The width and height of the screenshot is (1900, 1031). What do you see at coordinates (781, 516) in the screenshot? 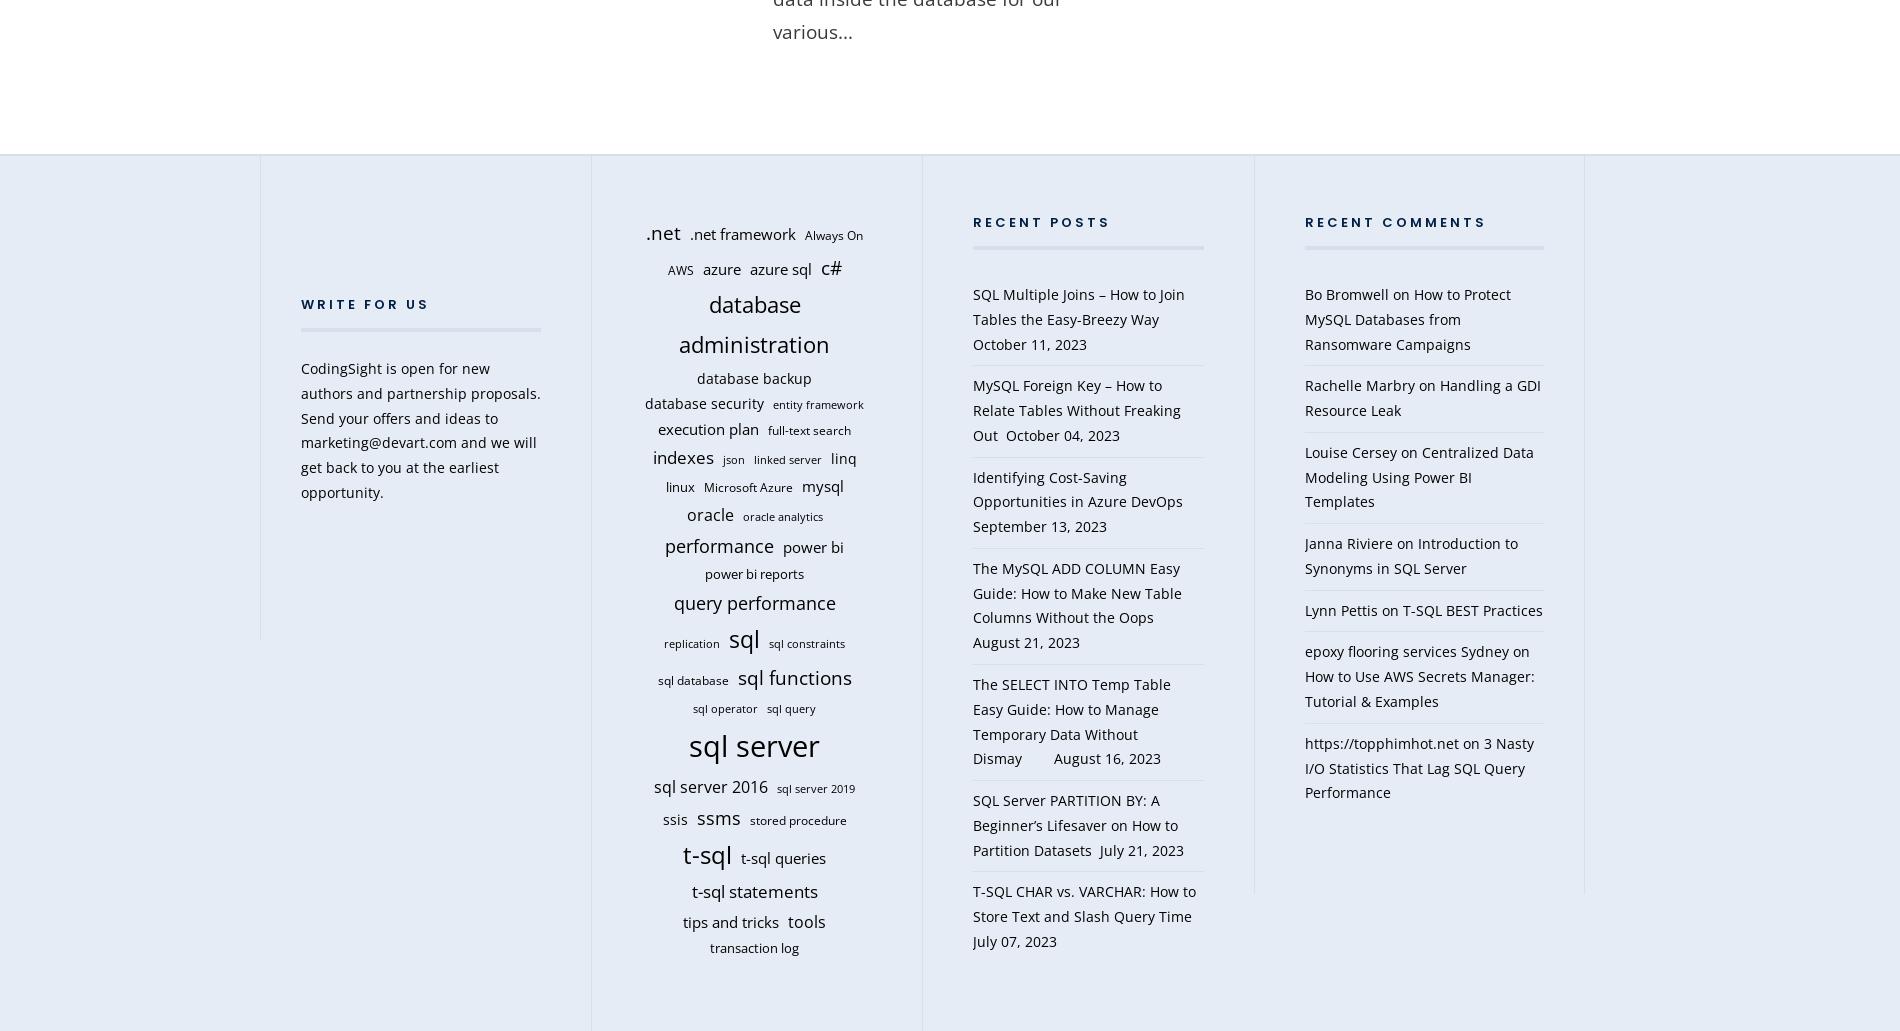
I see `'oracle analytics'` at bounding box center [781, 516].